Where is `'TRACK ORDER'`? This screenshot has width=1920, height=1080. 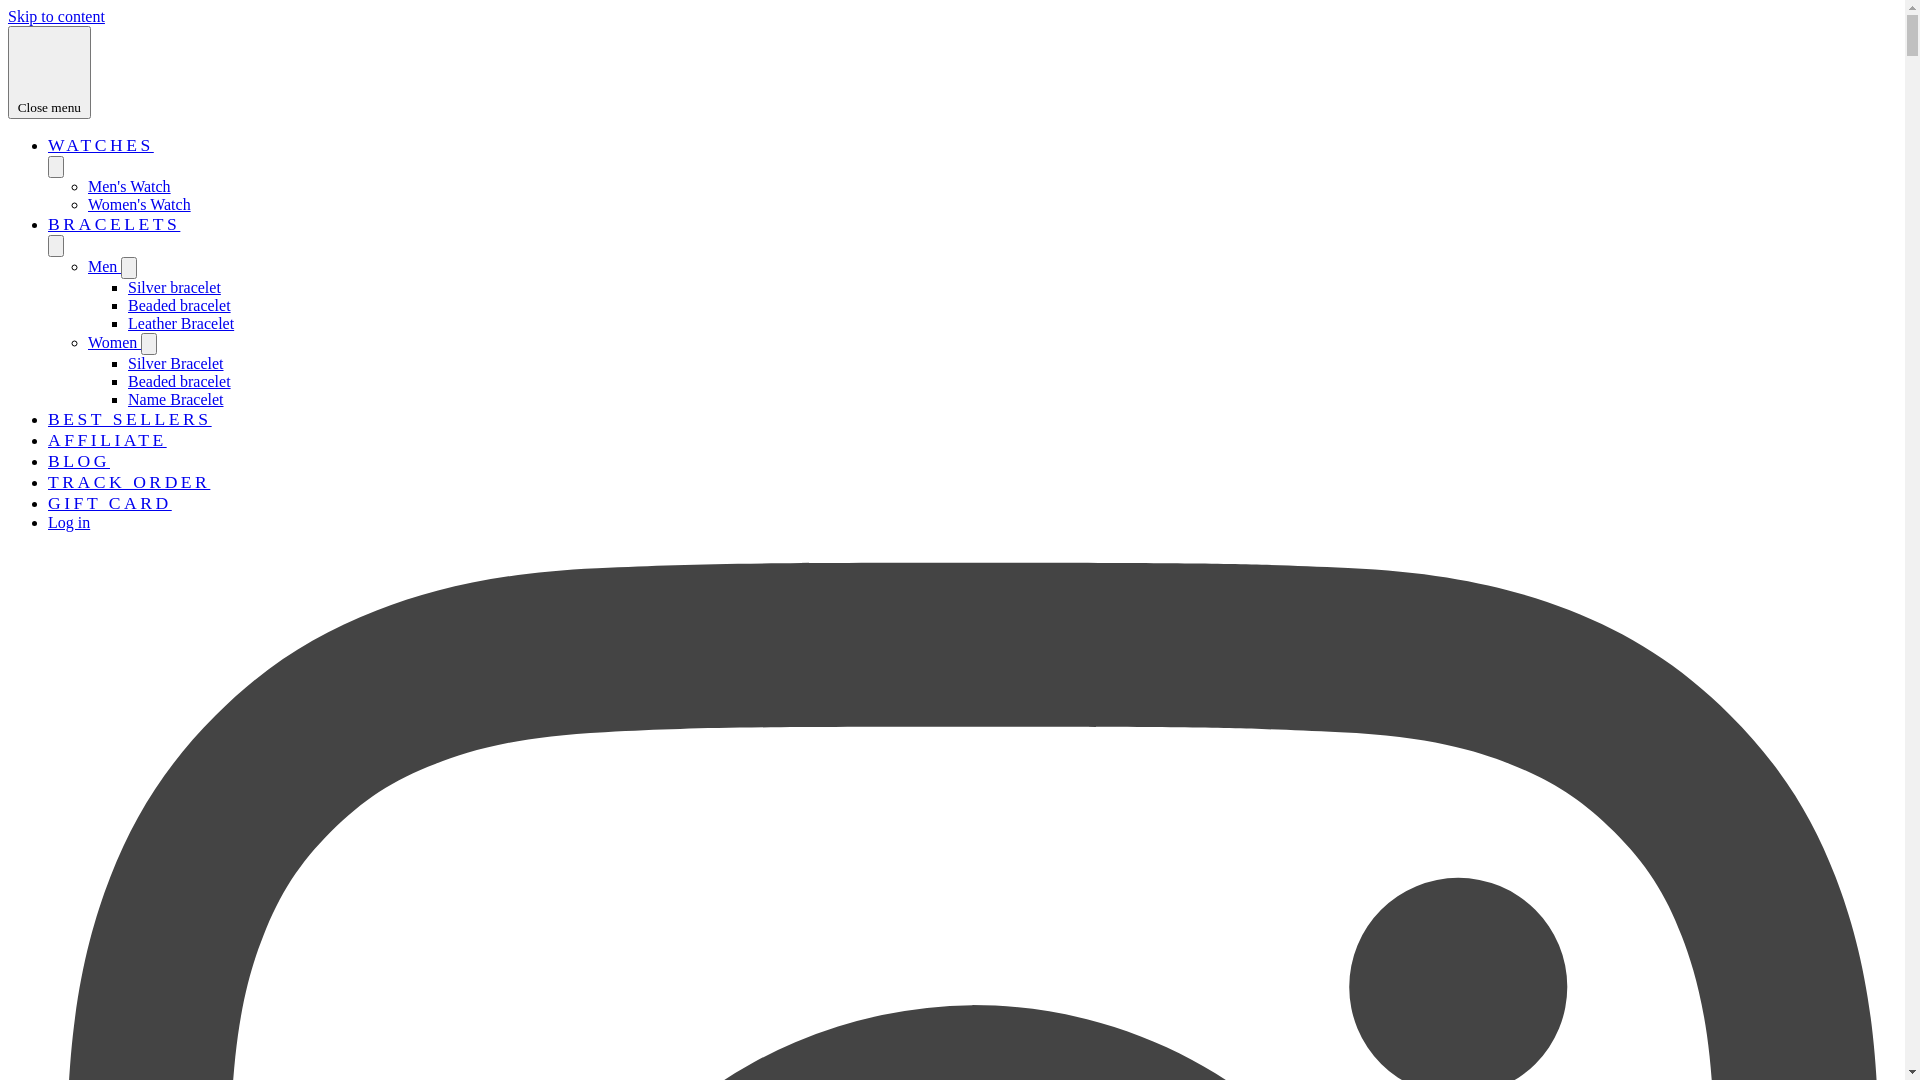
'TRACK ORDER' is located at coordinates (128, 482).